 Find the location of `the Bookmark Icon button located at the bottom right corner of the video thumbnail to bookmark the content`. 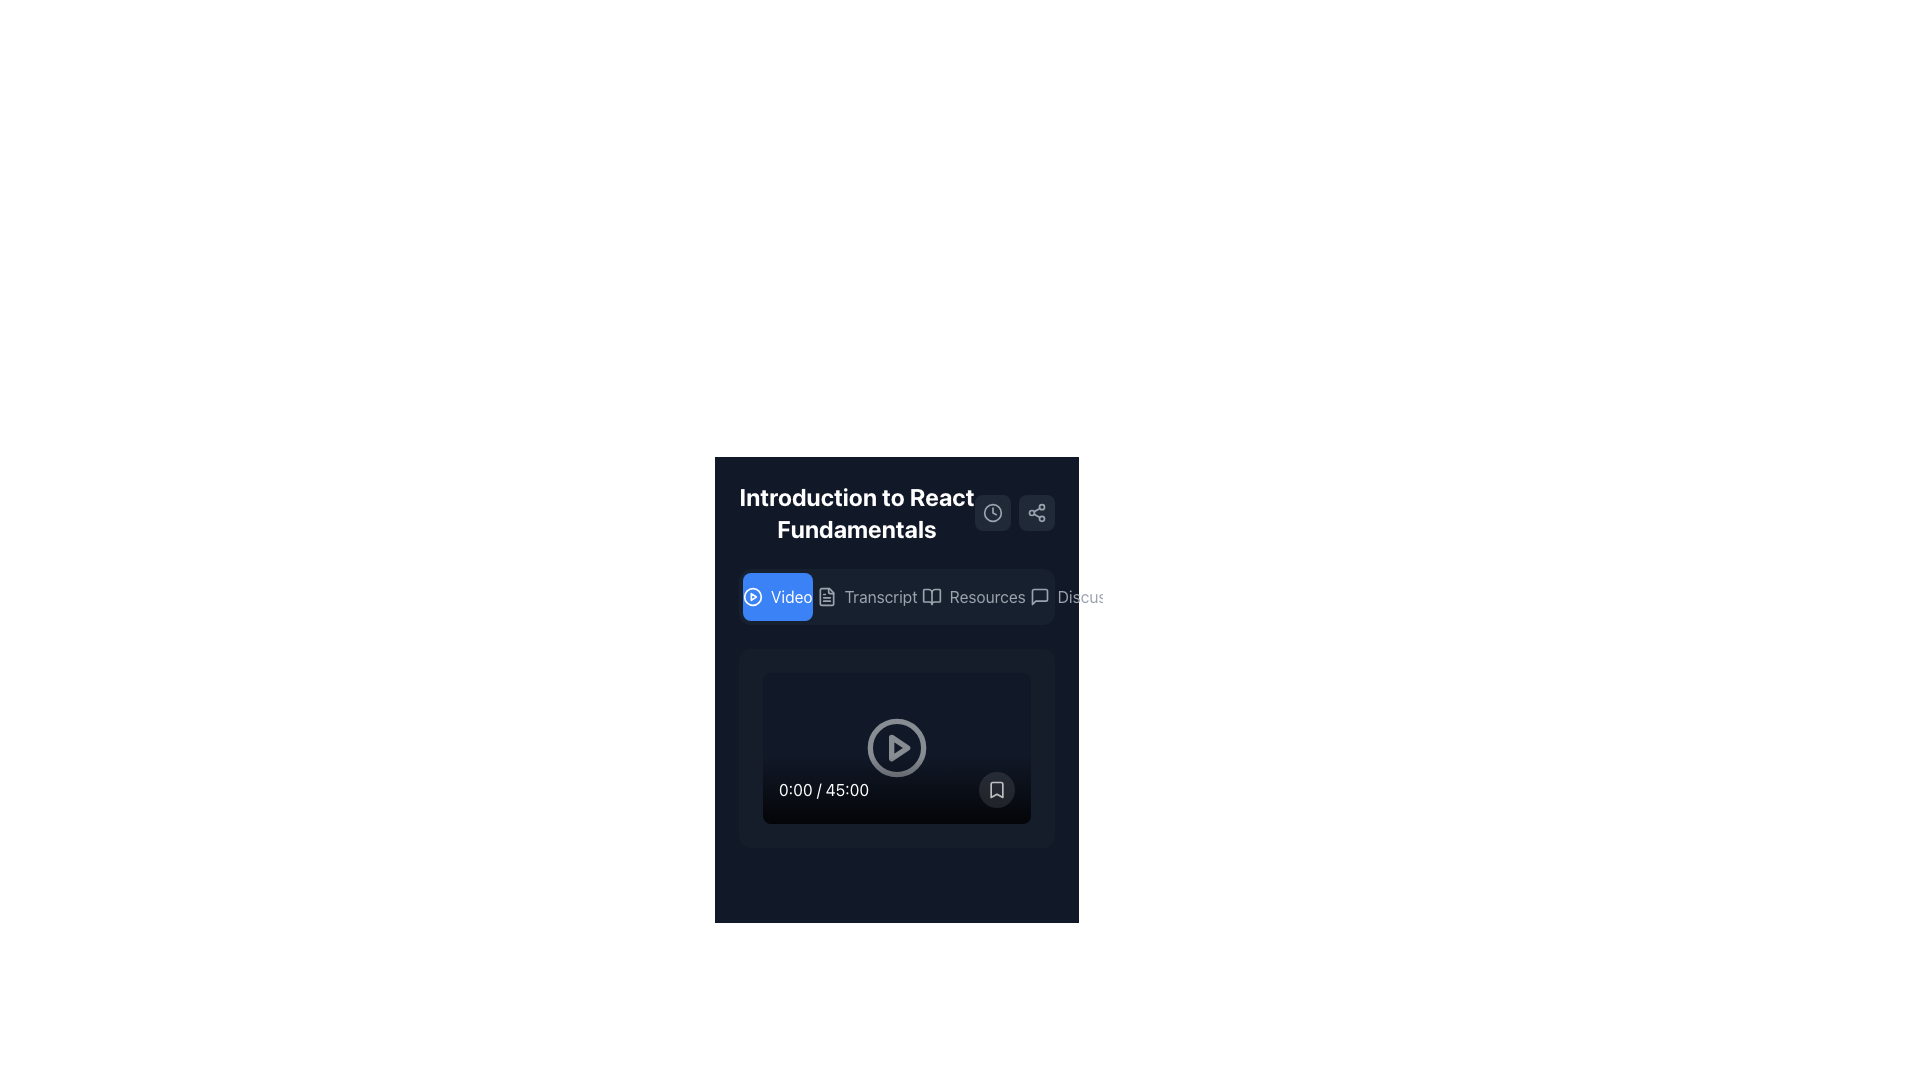

the Bookmark Icon button located at the bottom right corner of the video thumbnail to bookmark the content is located at coordinates (997, 788).